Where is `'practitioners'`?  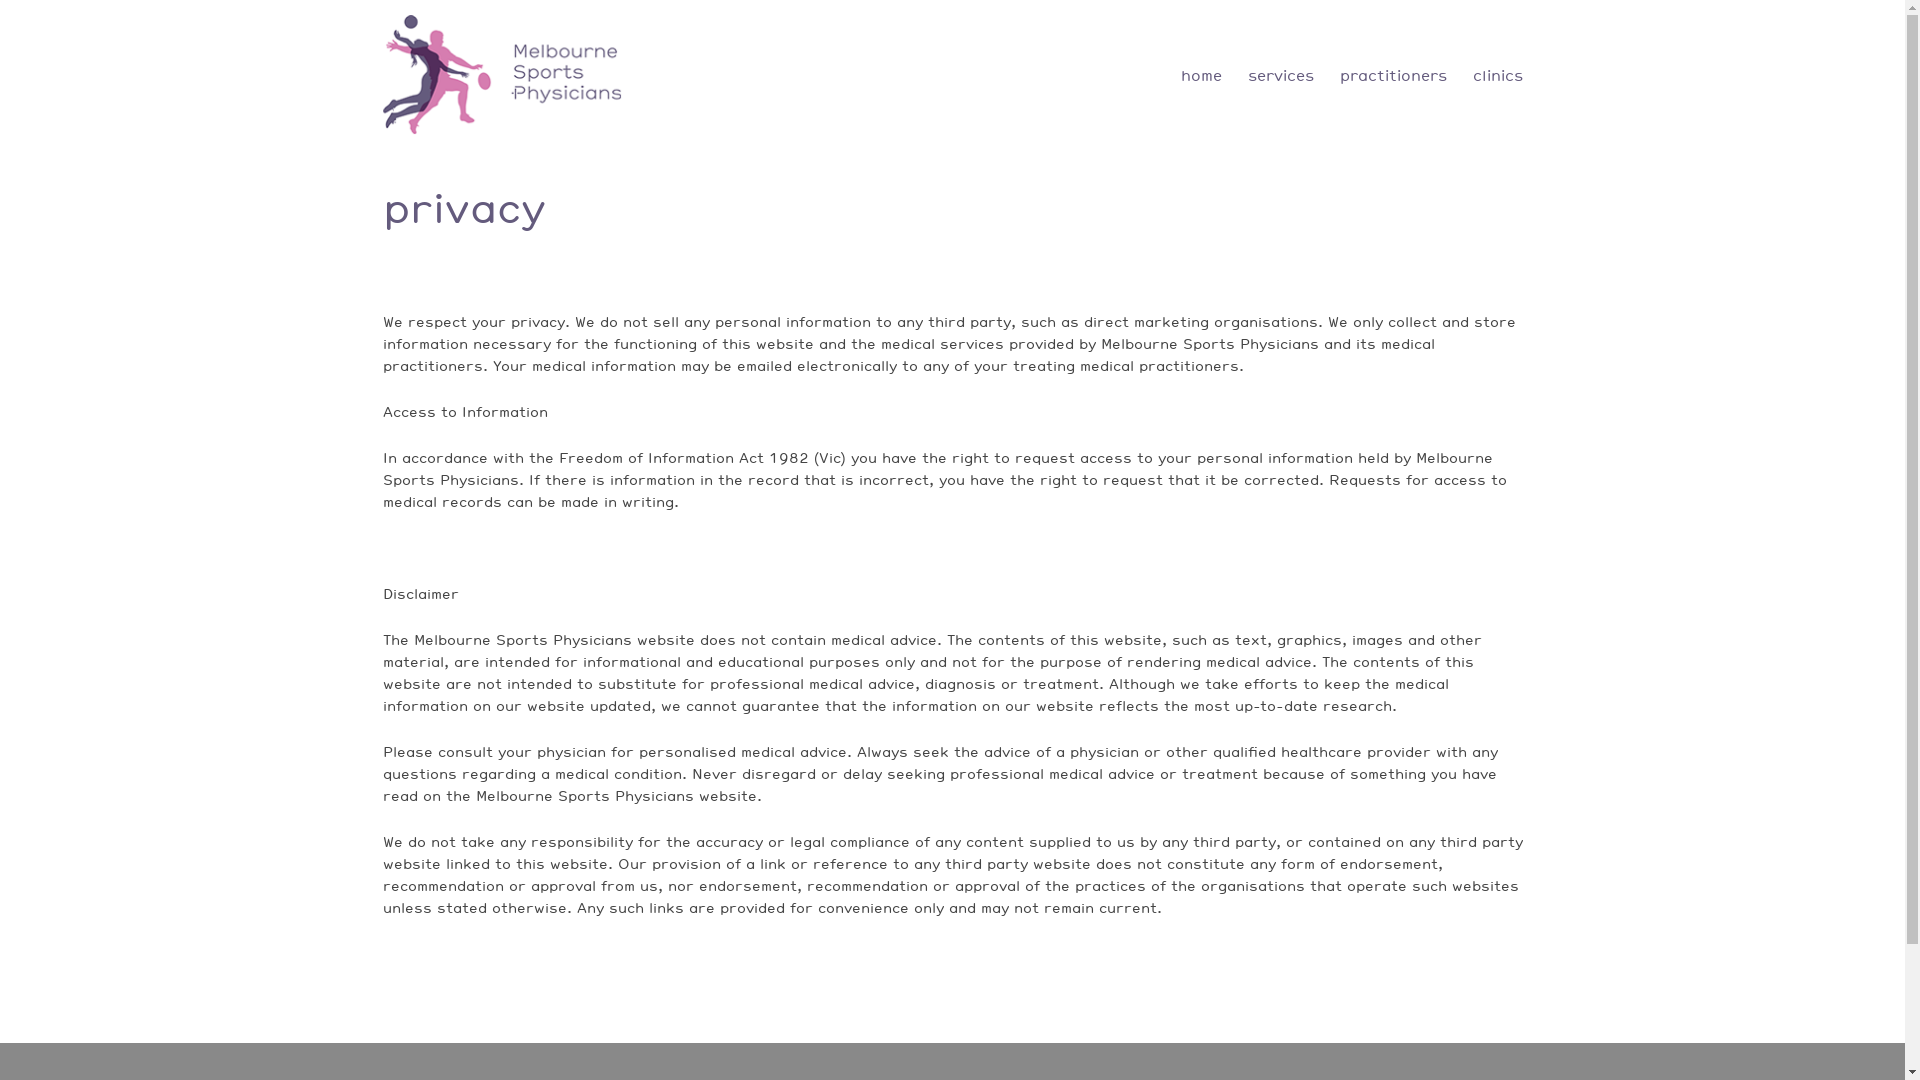 'practitioners' is located at coordinates (1392, 76).